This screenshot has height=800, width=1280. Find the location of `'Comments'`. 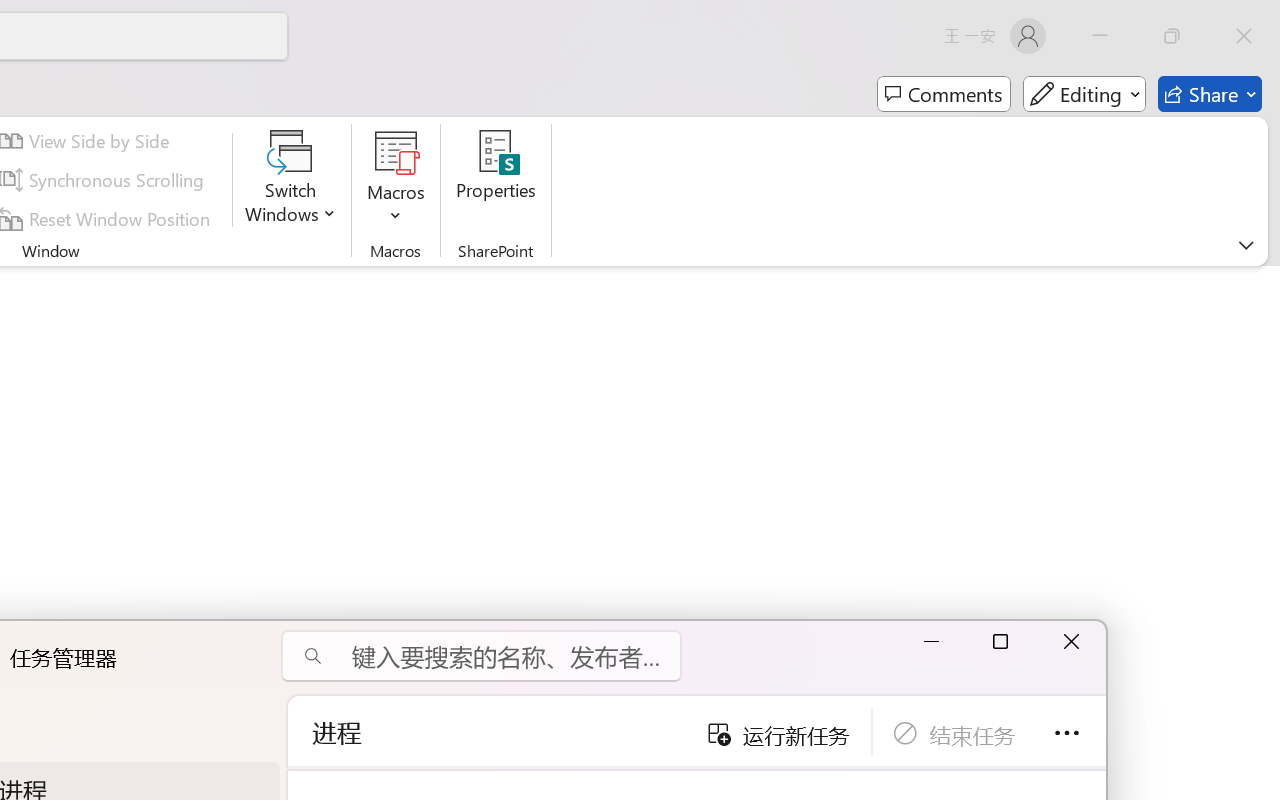

'Comments' is located at coordinates (943, 94).